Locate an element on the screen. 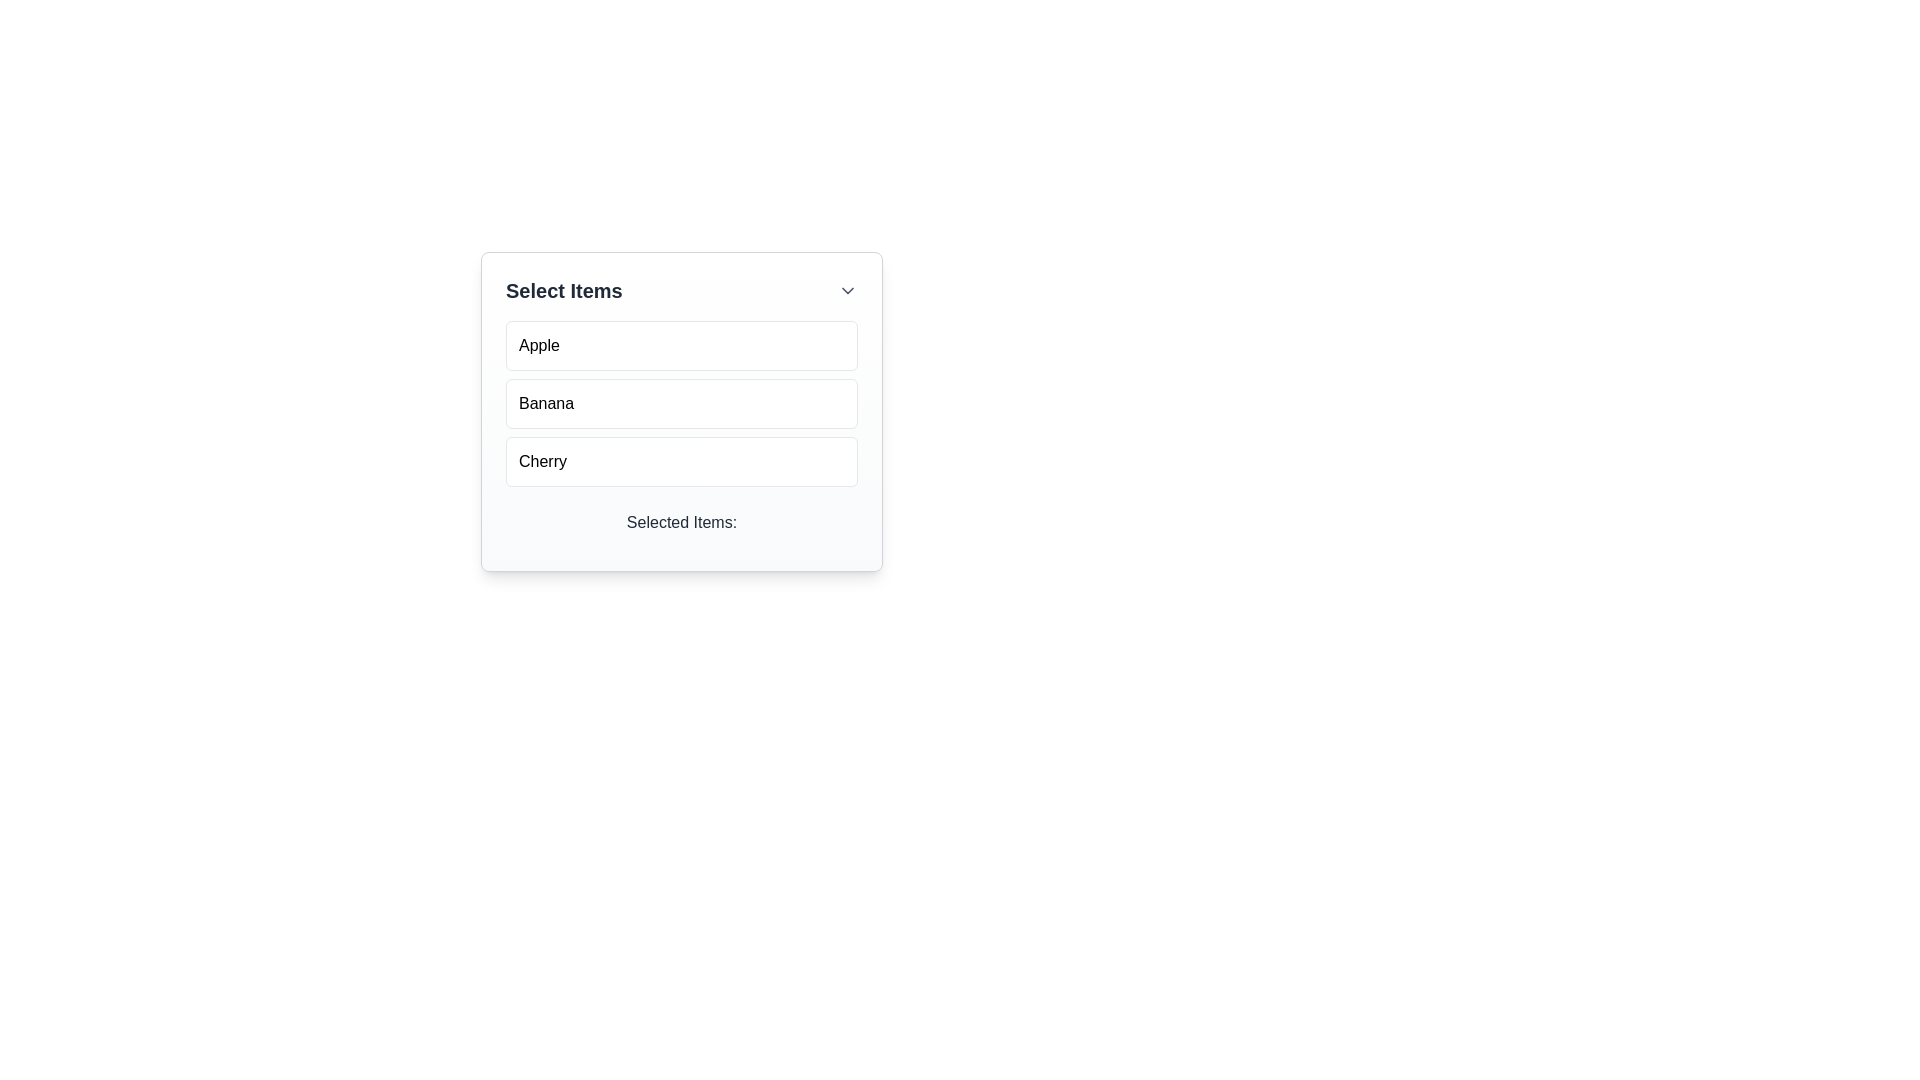  the list item labeled 'Banana' is located at coordinates (681, 404).